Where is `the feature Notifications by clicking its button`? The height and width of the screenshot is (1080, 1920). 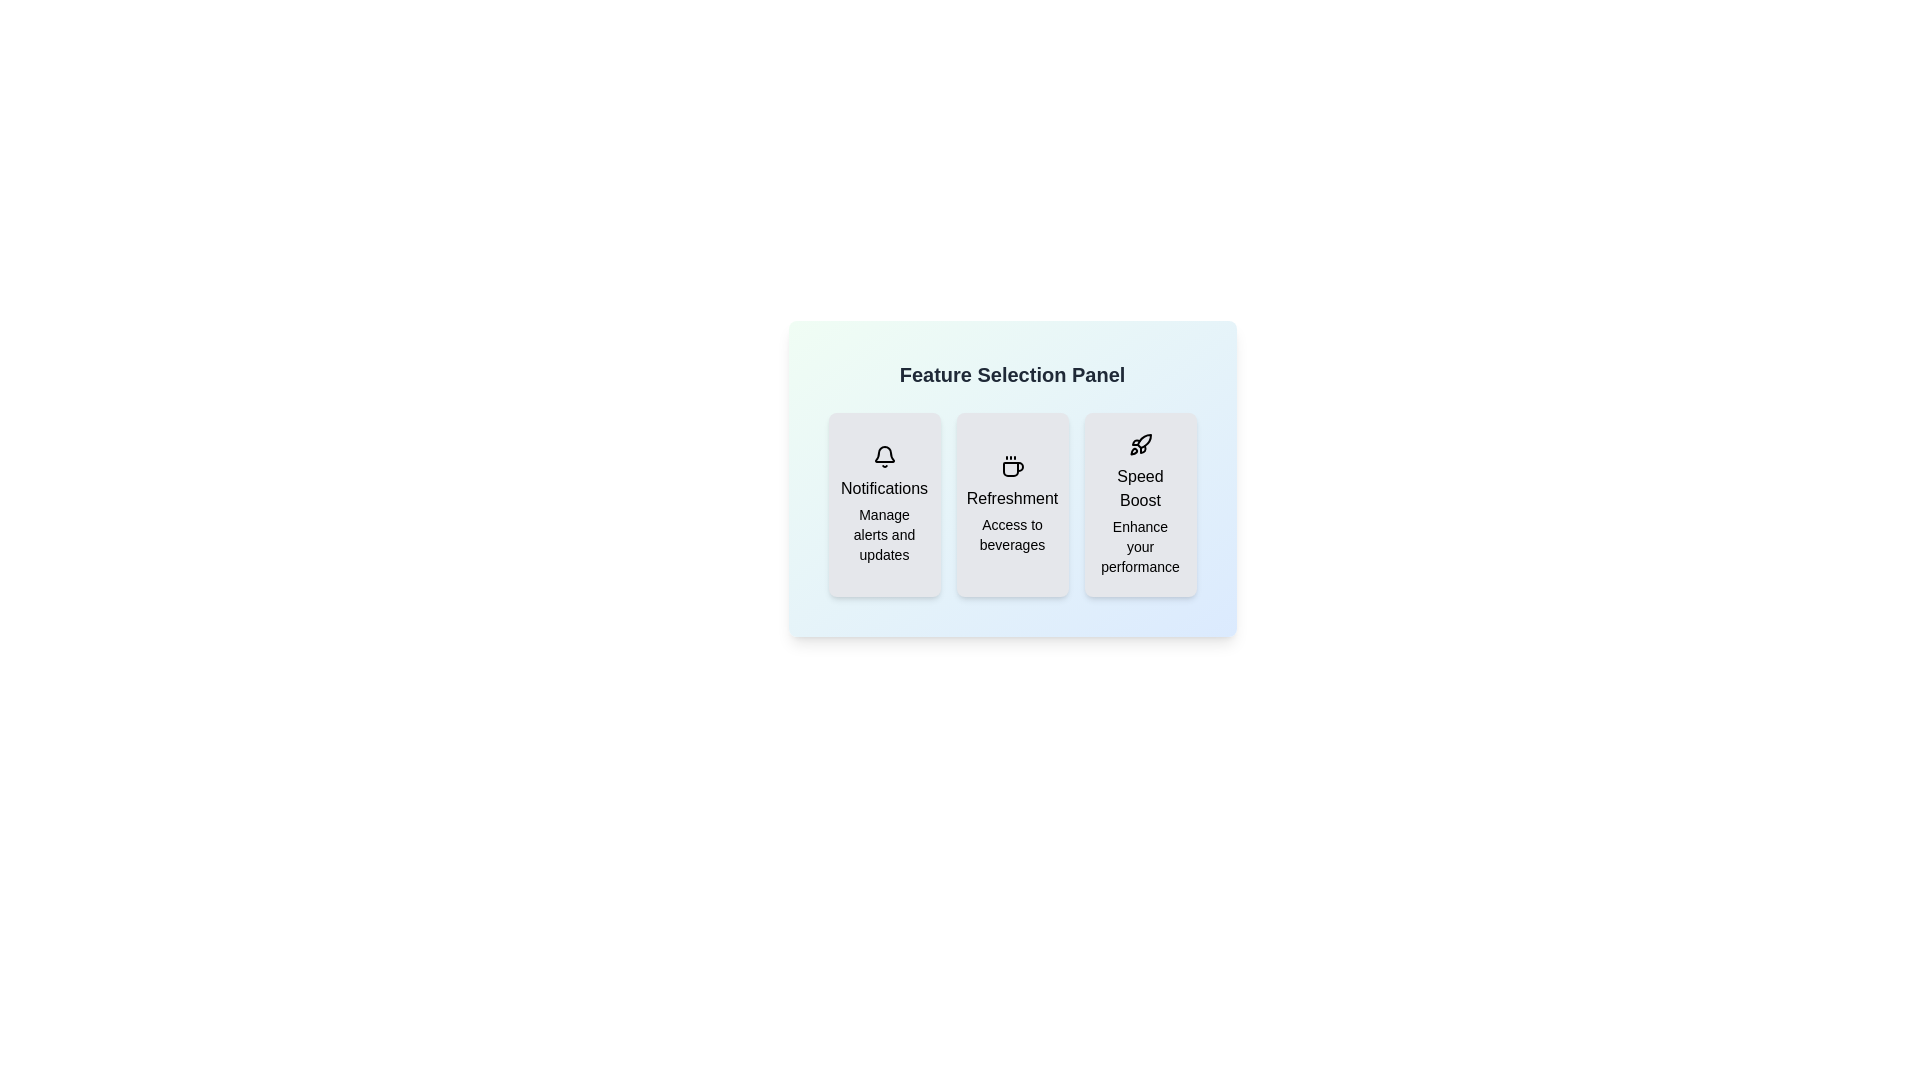 the feature Notifications by clicking its button is located at coordinates (883, 504).